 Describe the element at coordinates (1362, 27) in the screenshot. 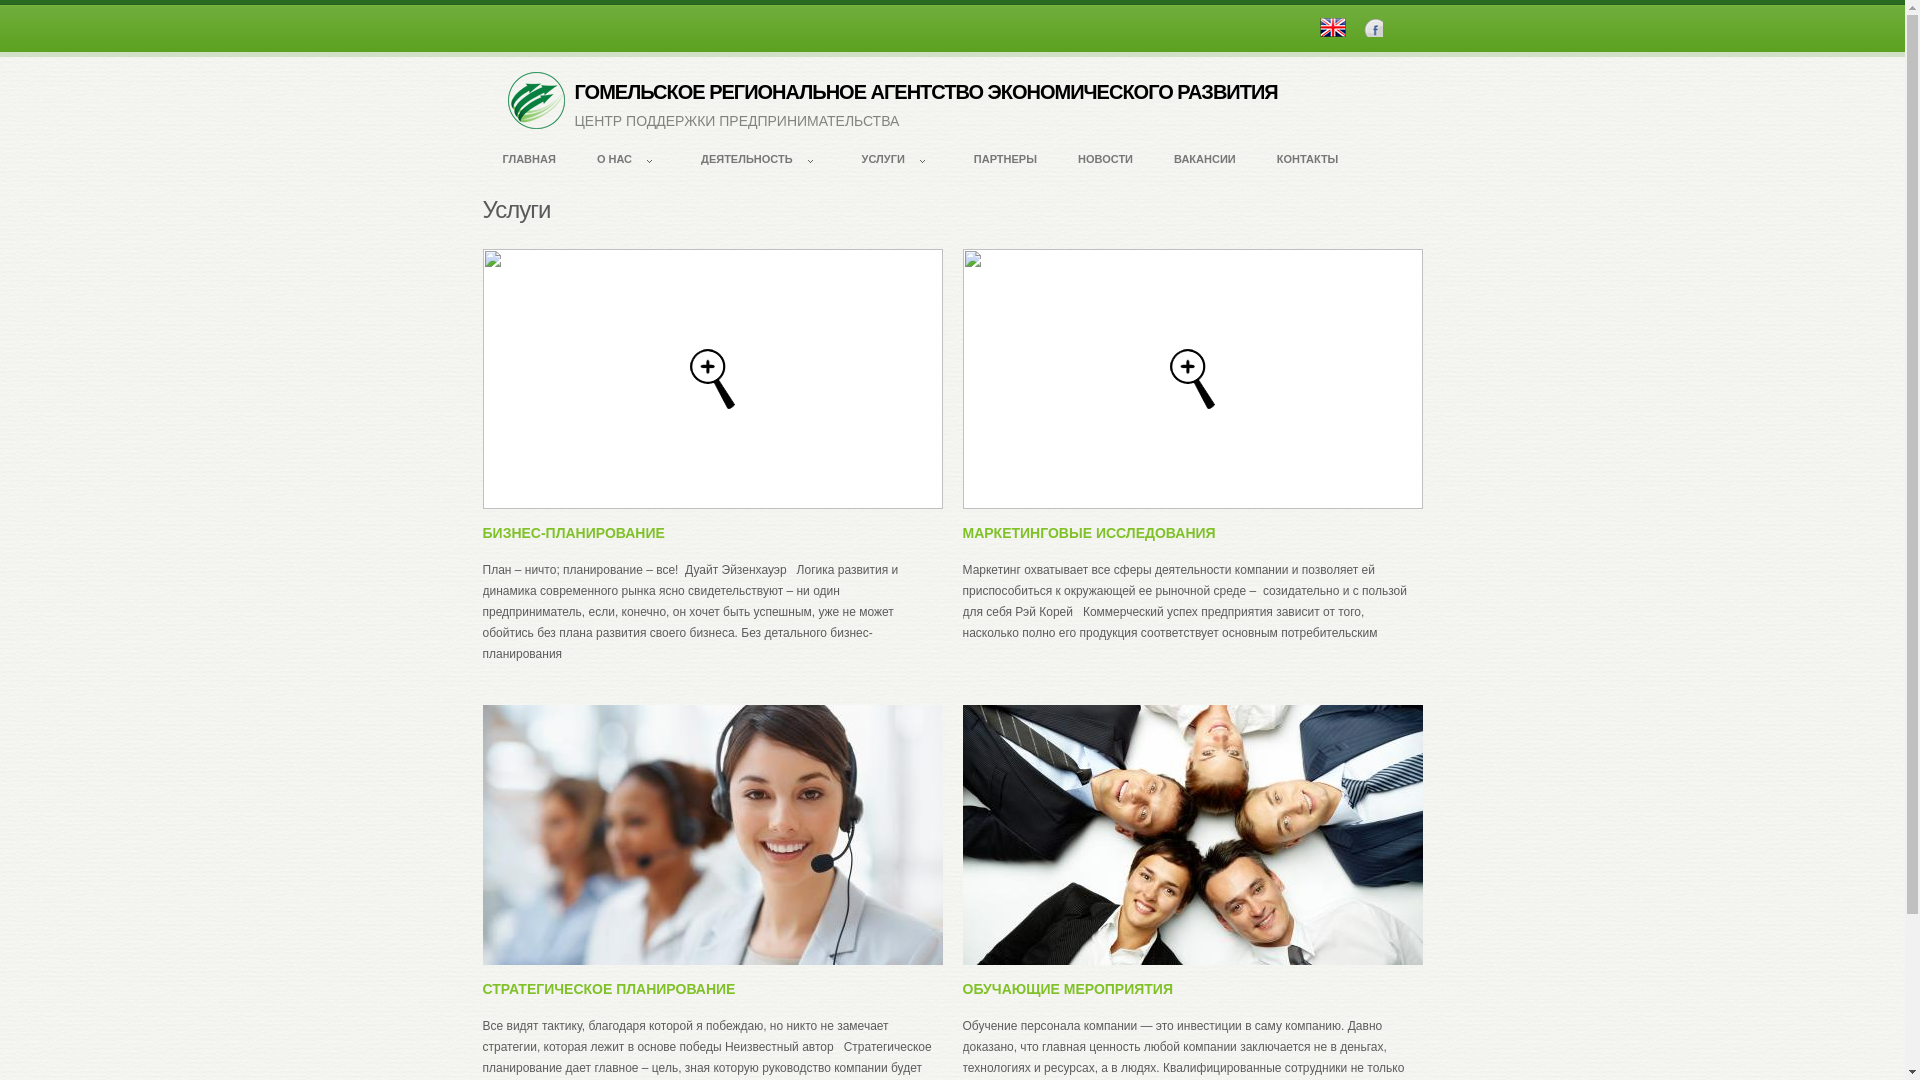

I see `'Facebook'` at that location.